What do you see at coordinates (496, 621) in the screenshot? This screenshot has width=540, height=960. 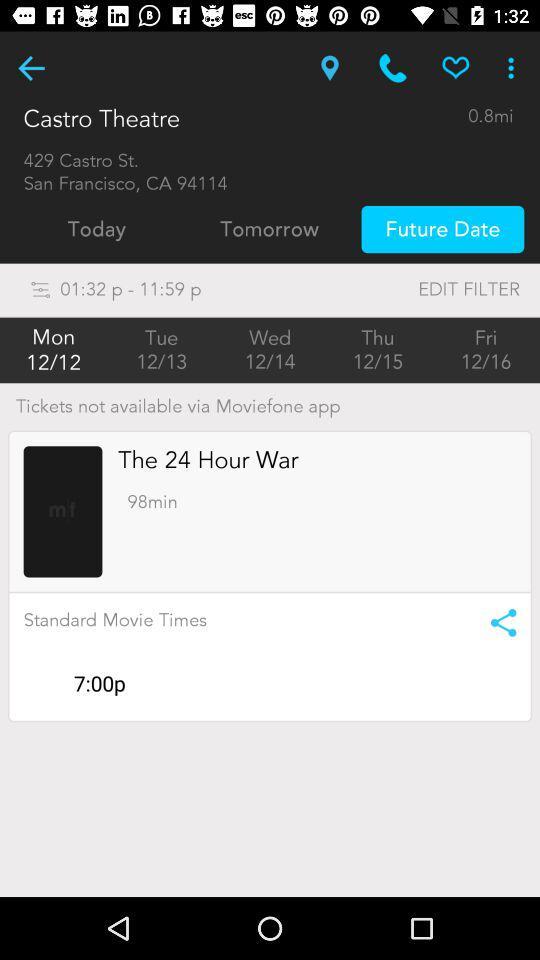 I see `share link` at bounding box center [496, 621].